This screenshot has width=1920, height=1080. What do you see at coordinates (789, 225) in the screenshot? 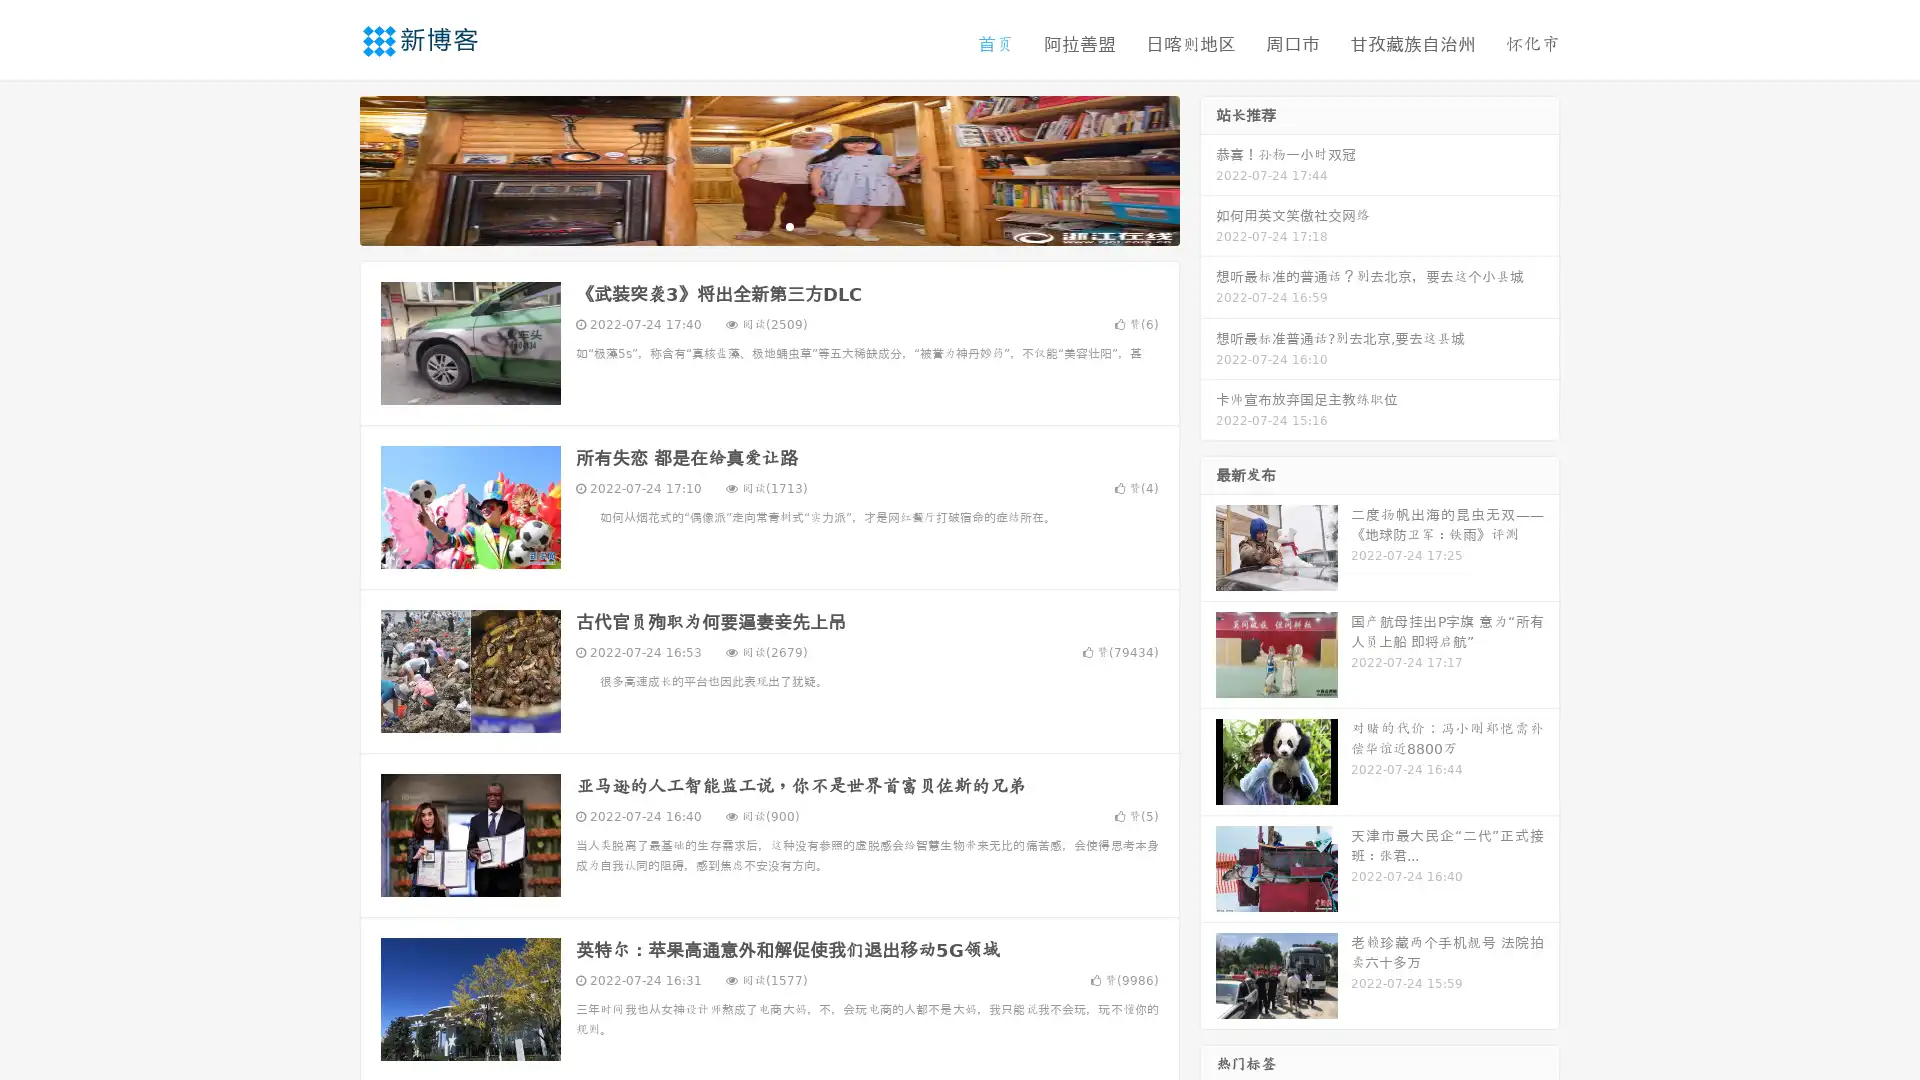
I see `Go to slide 3` at bounding box center [789, 225].